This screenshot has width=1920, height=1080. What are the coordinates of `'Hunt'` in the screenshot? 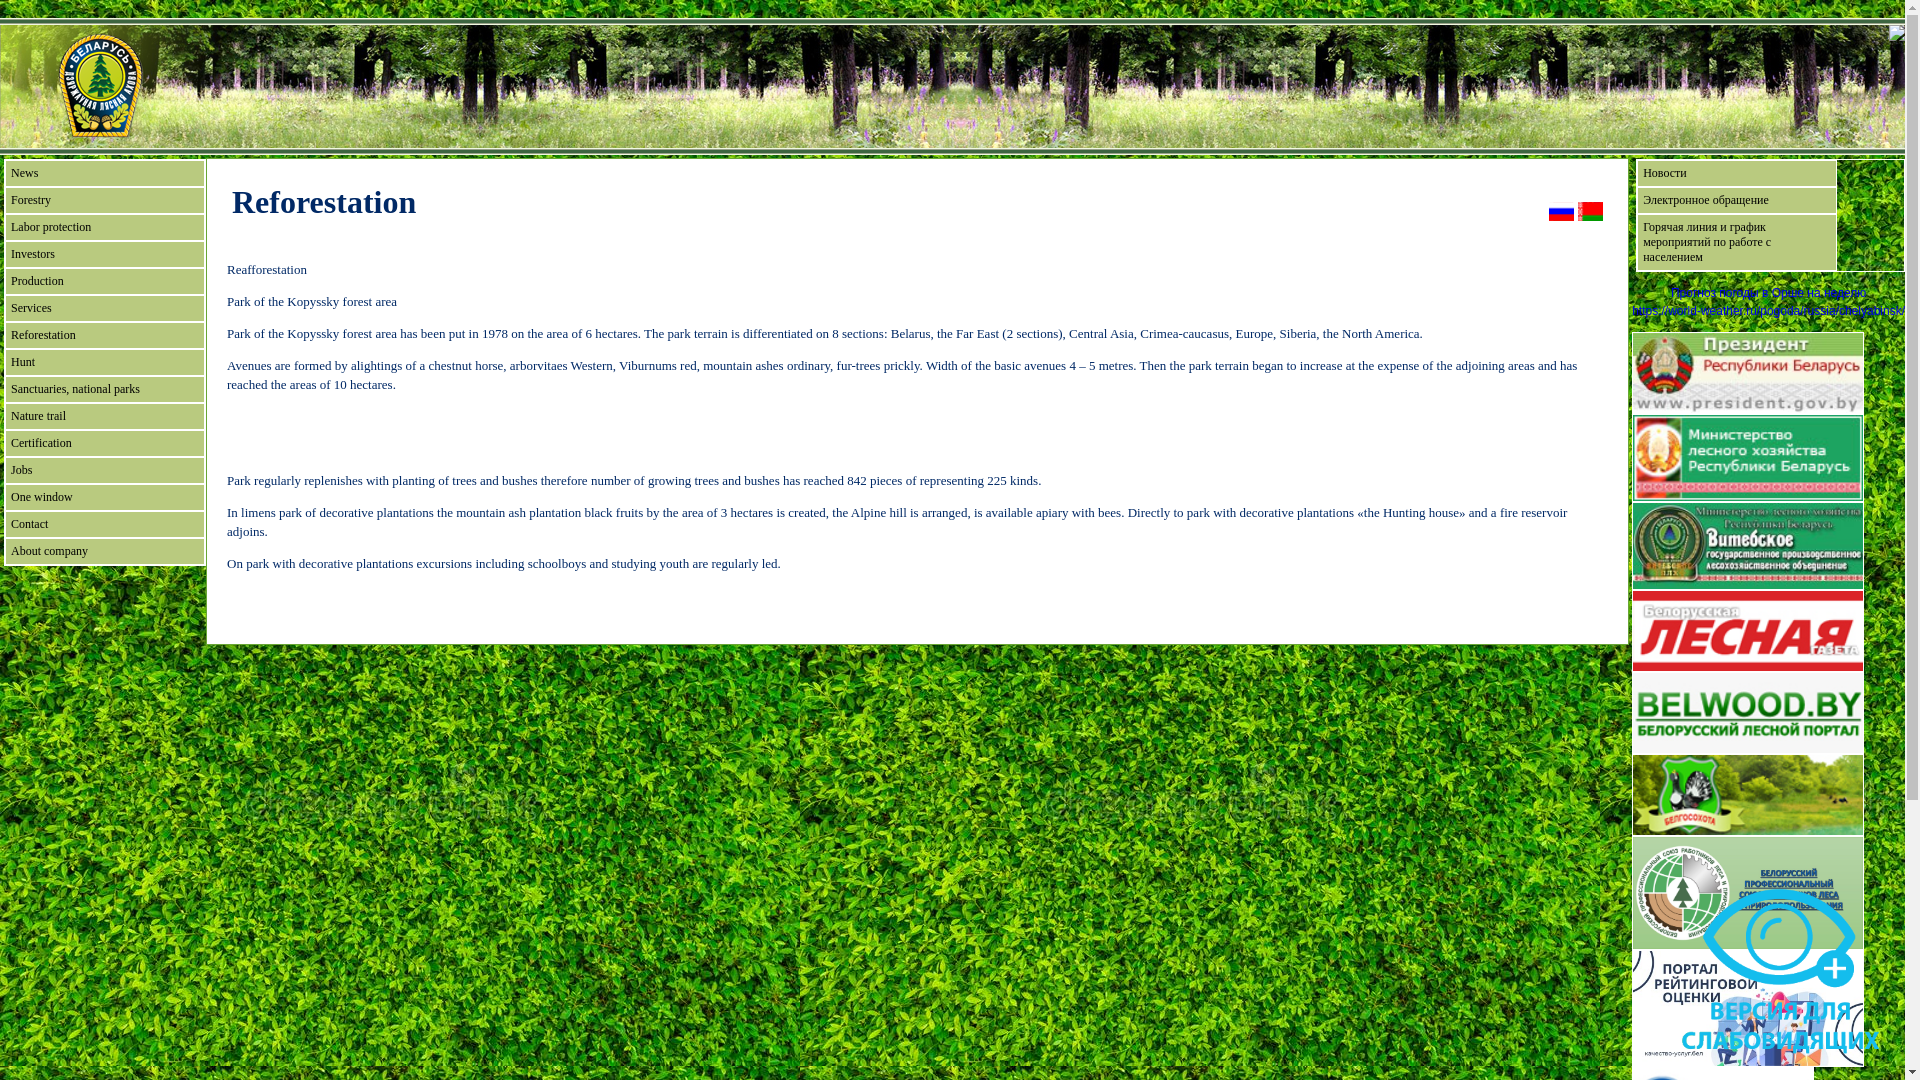 It's located at (104, 362).